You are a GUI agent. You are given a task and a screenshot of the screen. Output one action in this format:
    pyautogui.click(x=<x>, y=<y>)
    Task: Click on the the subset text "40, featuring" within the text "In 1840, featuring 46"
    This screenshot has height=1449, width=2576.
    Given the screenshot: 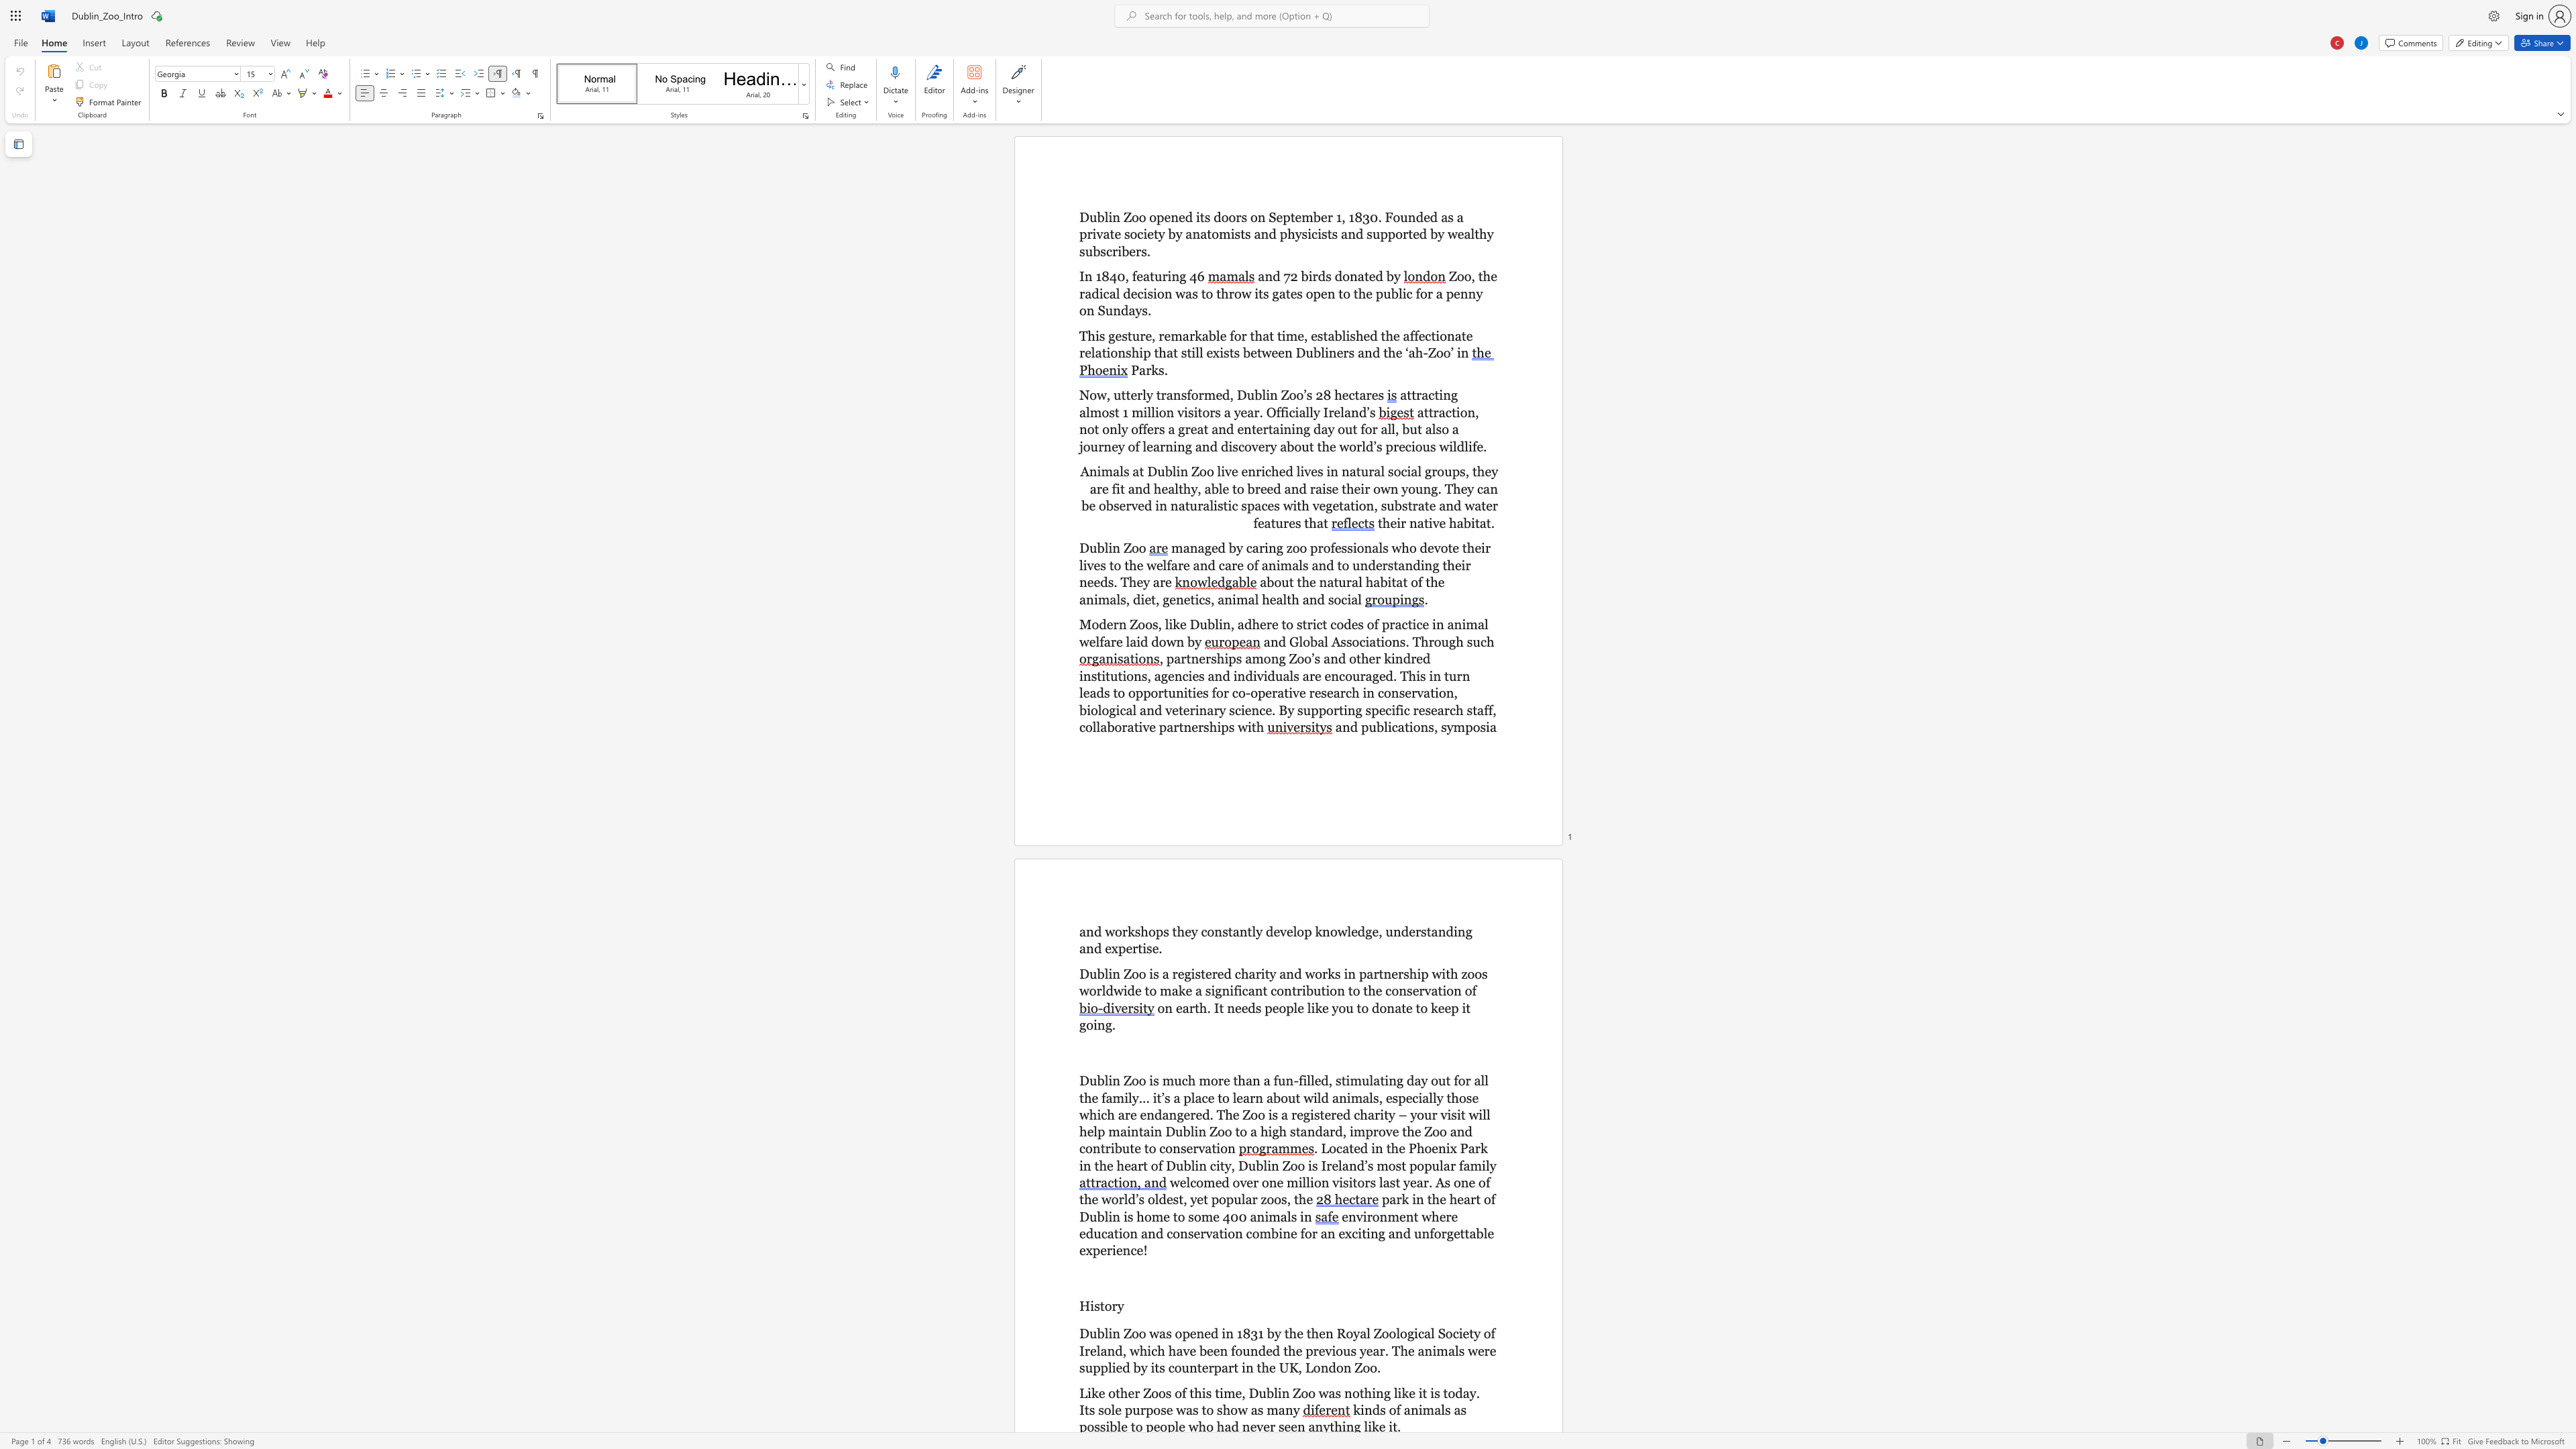 What is the action you would take?
    pyautogui.click(x=1108, y=275)
    